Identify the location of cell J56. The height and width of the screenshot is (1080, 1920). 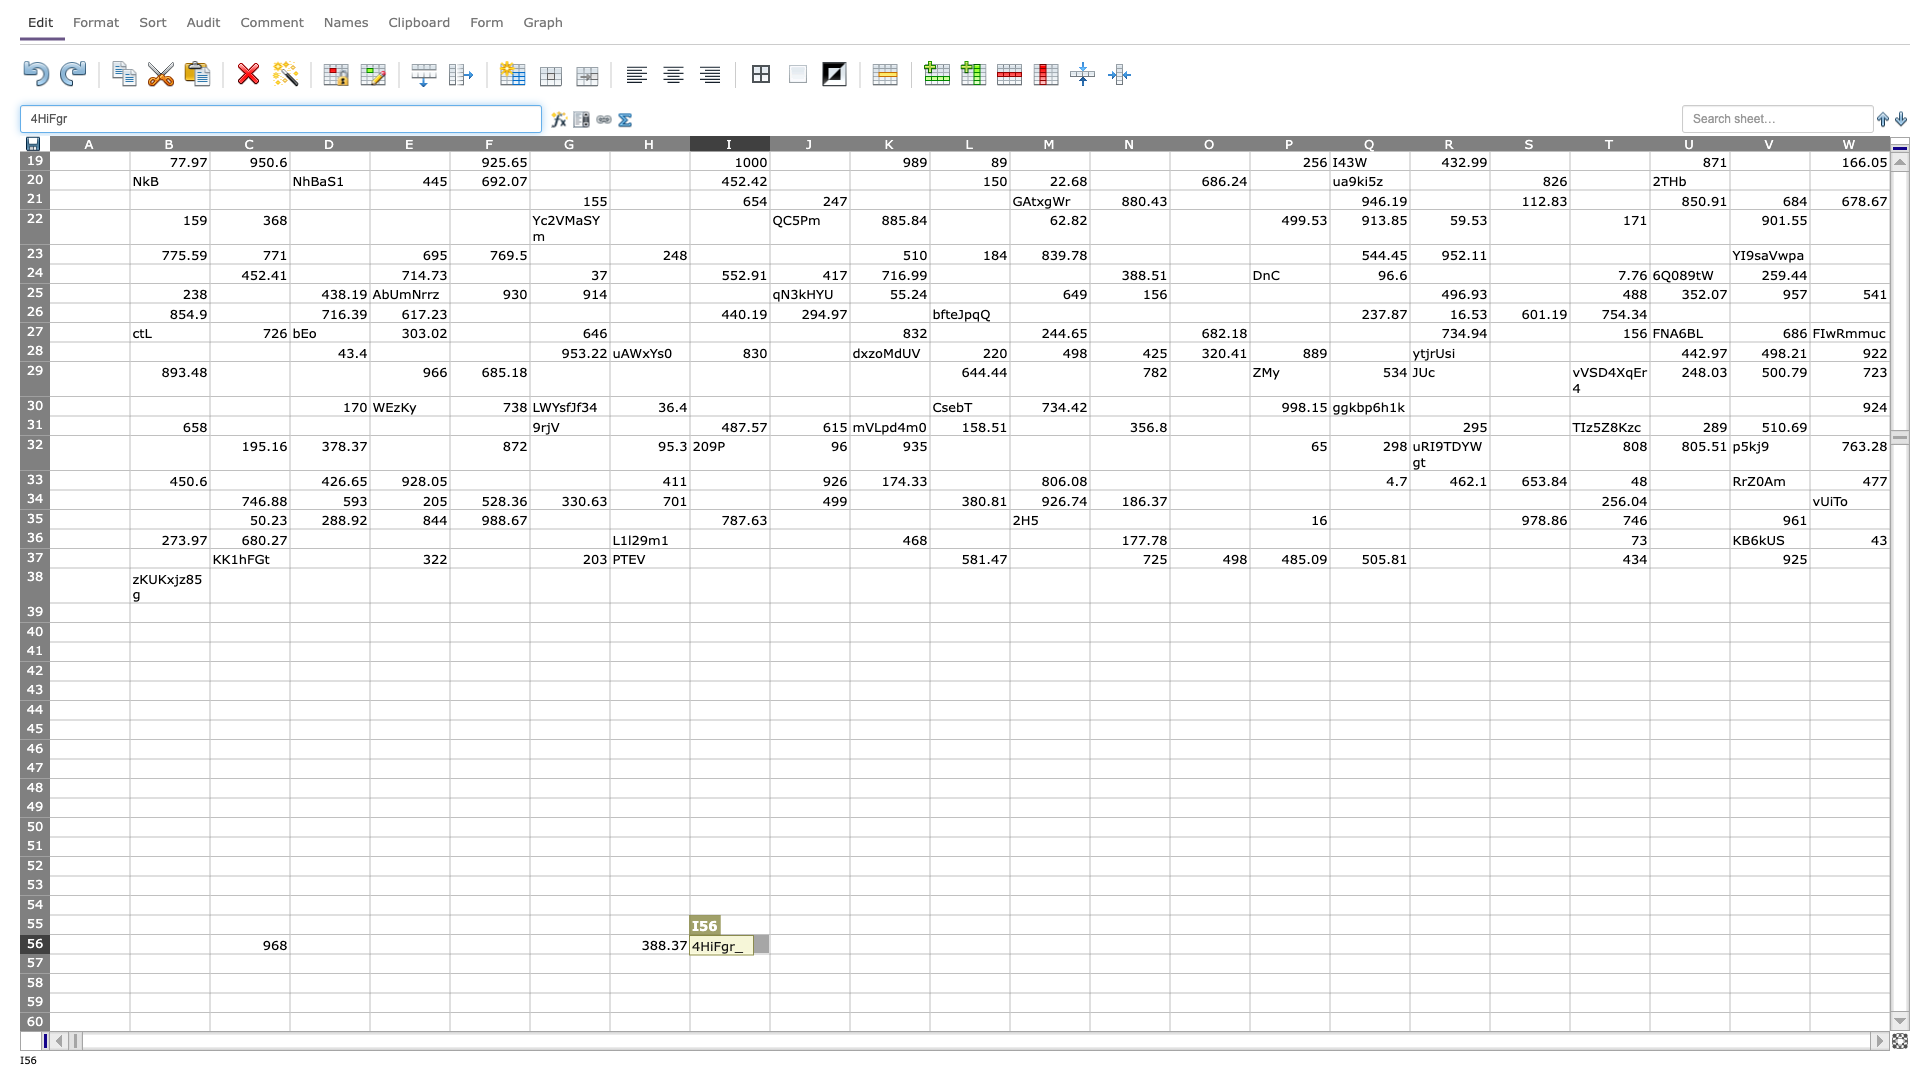
(810, 944).